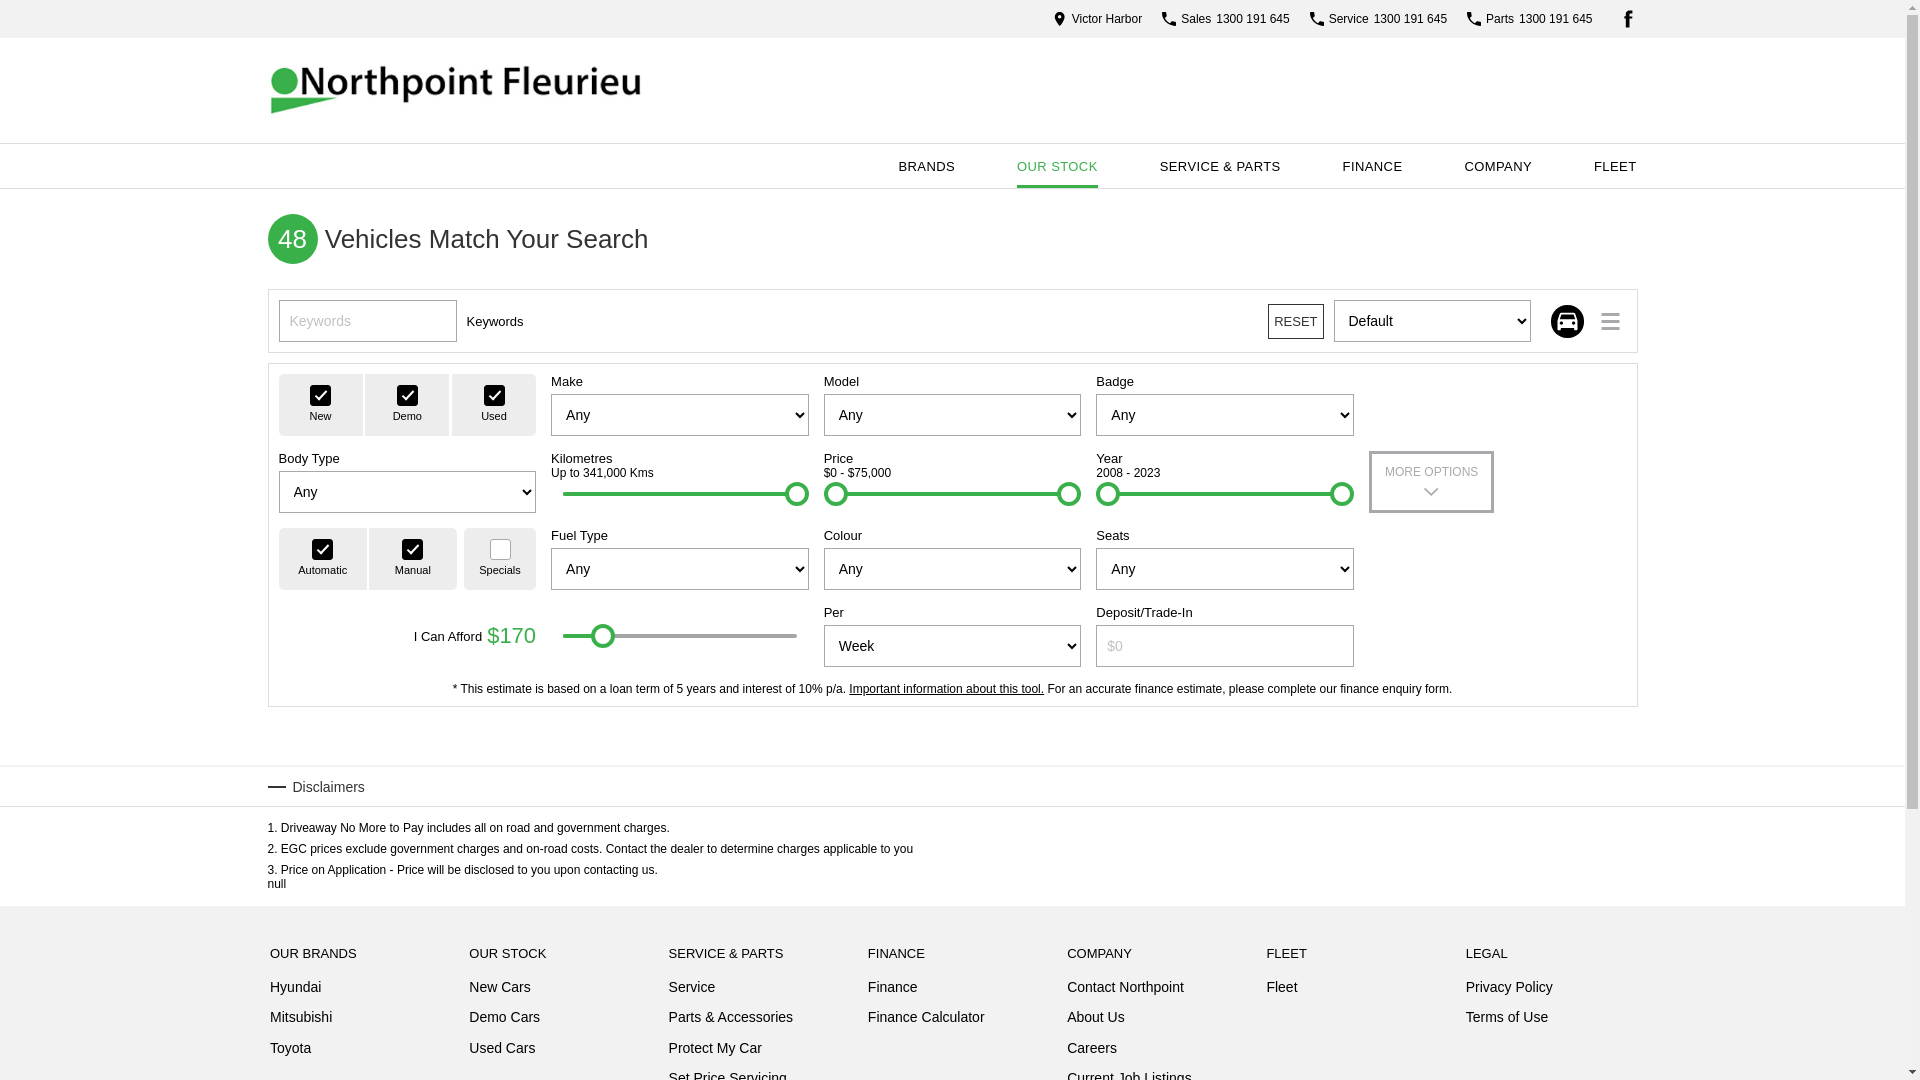  Describe the element at coordinates (1507, 1017) in the screenshot. I see `'Terms of Use'` at that location.